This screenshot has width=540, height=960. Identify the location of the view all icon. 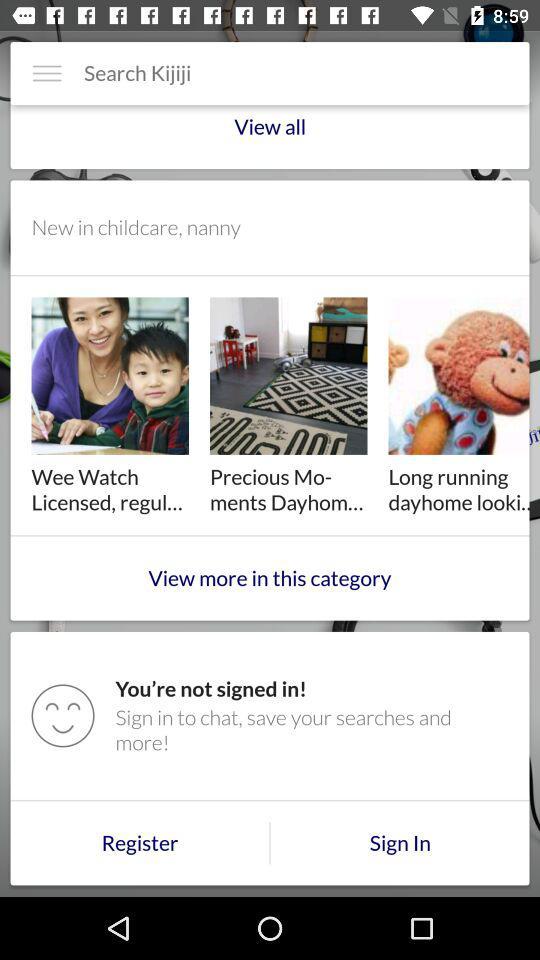
(270, 134).